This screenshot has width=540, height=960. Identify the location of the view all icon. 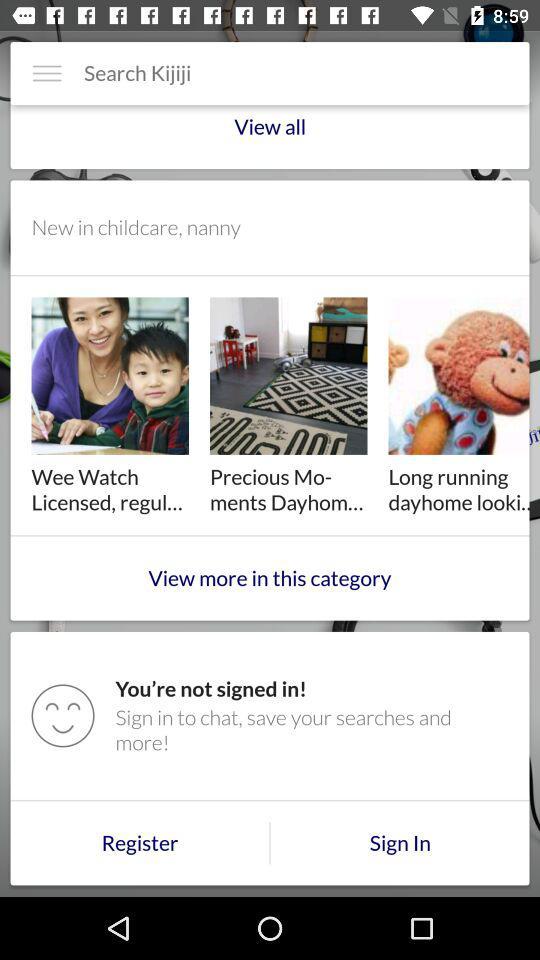
(270, 134).